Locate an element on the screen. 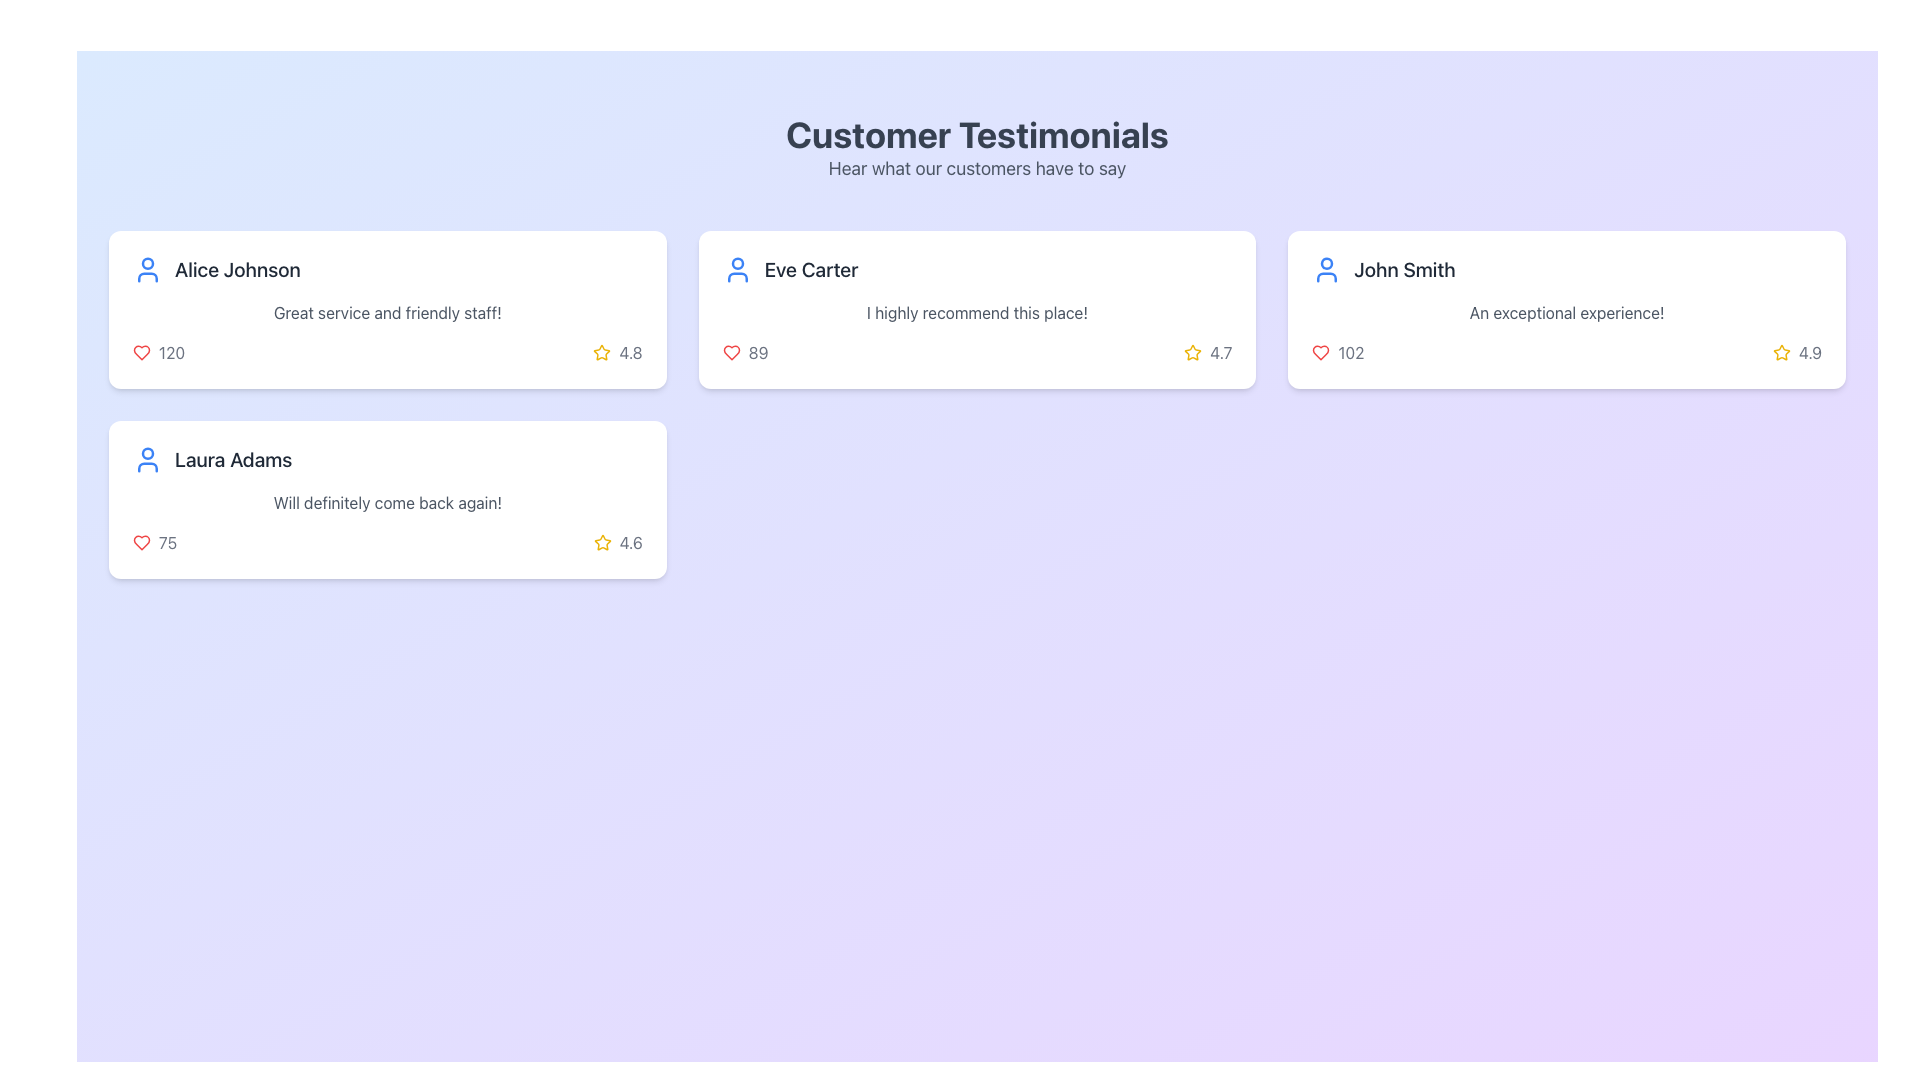 The width and height of the screenshot is (1920, 1080). numeric text '4.7' displayed in a clean sans-serif font at the bottom right corner of the testimonial card for 'Eve Carter', positioned to the right of a yellow star icon is located at coordinates (1220, 352).